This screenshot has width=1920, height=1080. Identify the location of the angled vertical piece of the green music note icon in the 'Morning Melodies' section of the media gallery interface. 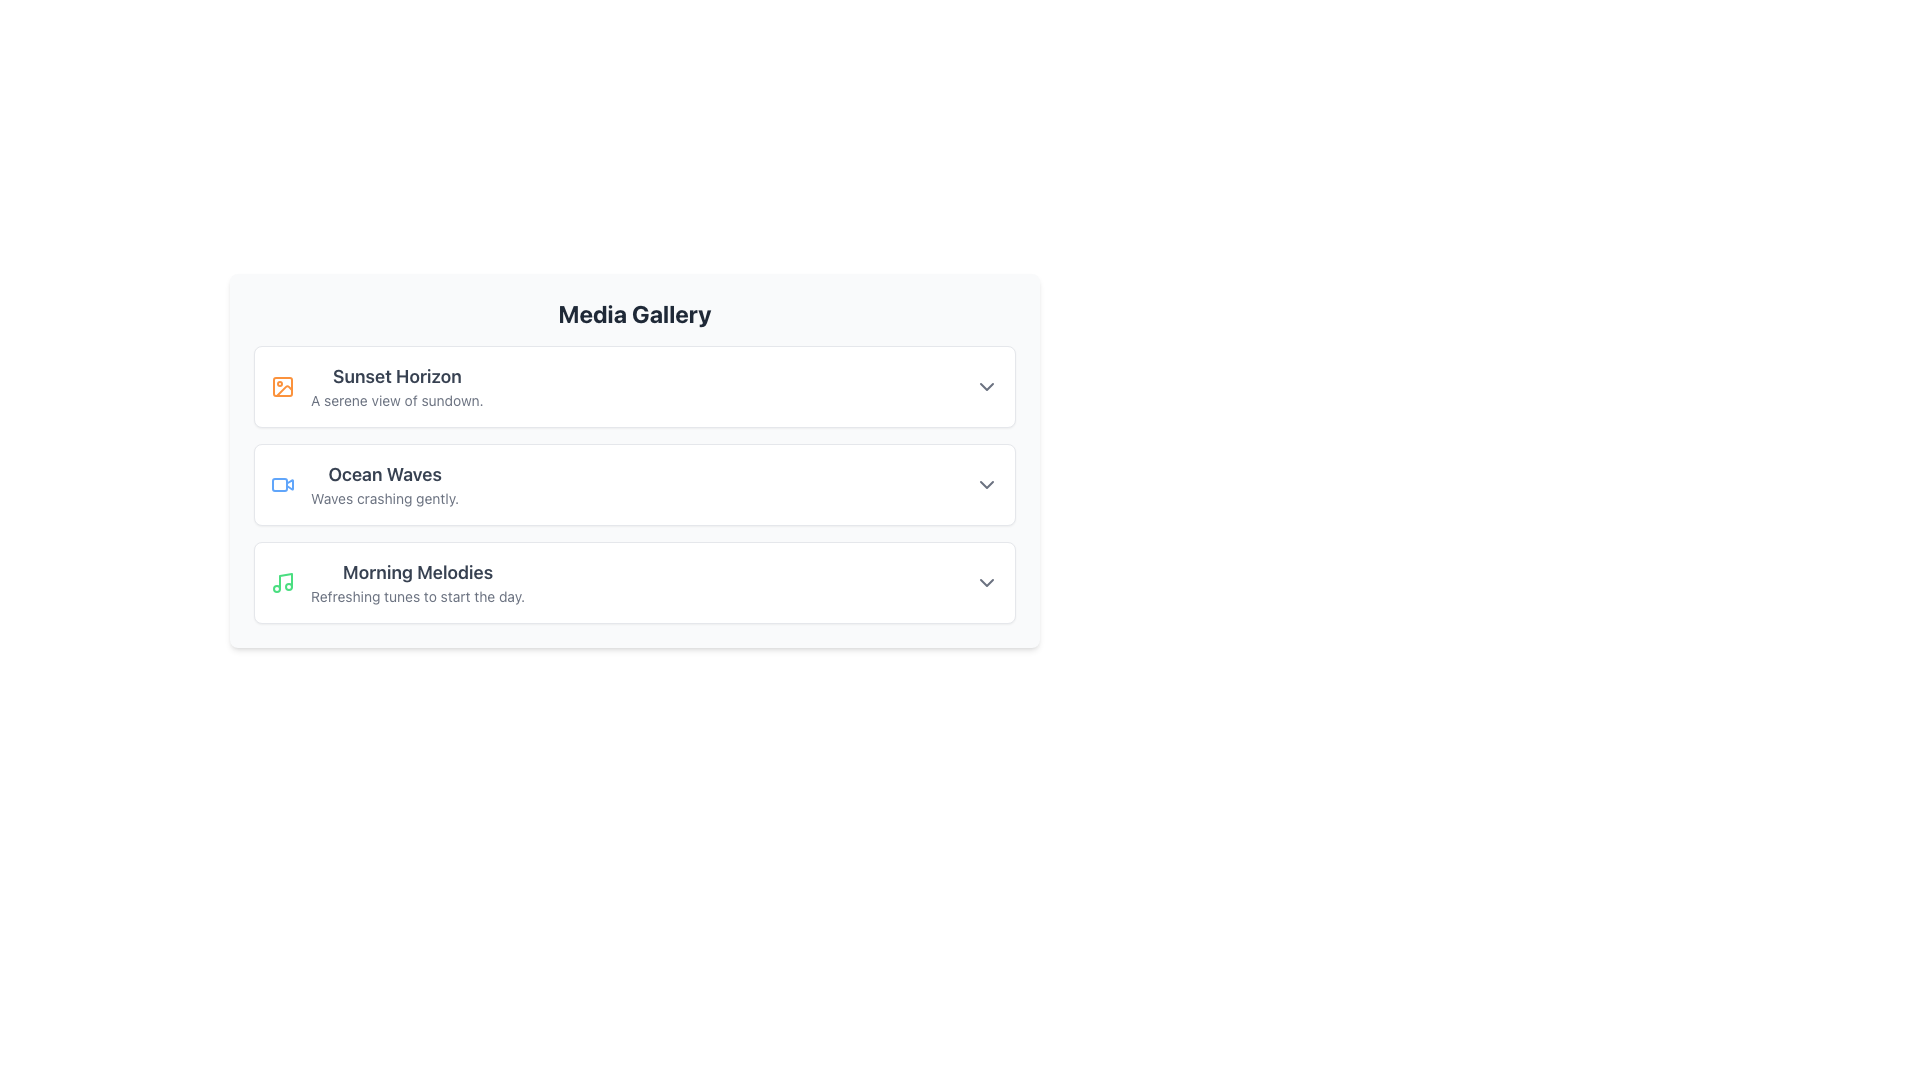
(285, 581).